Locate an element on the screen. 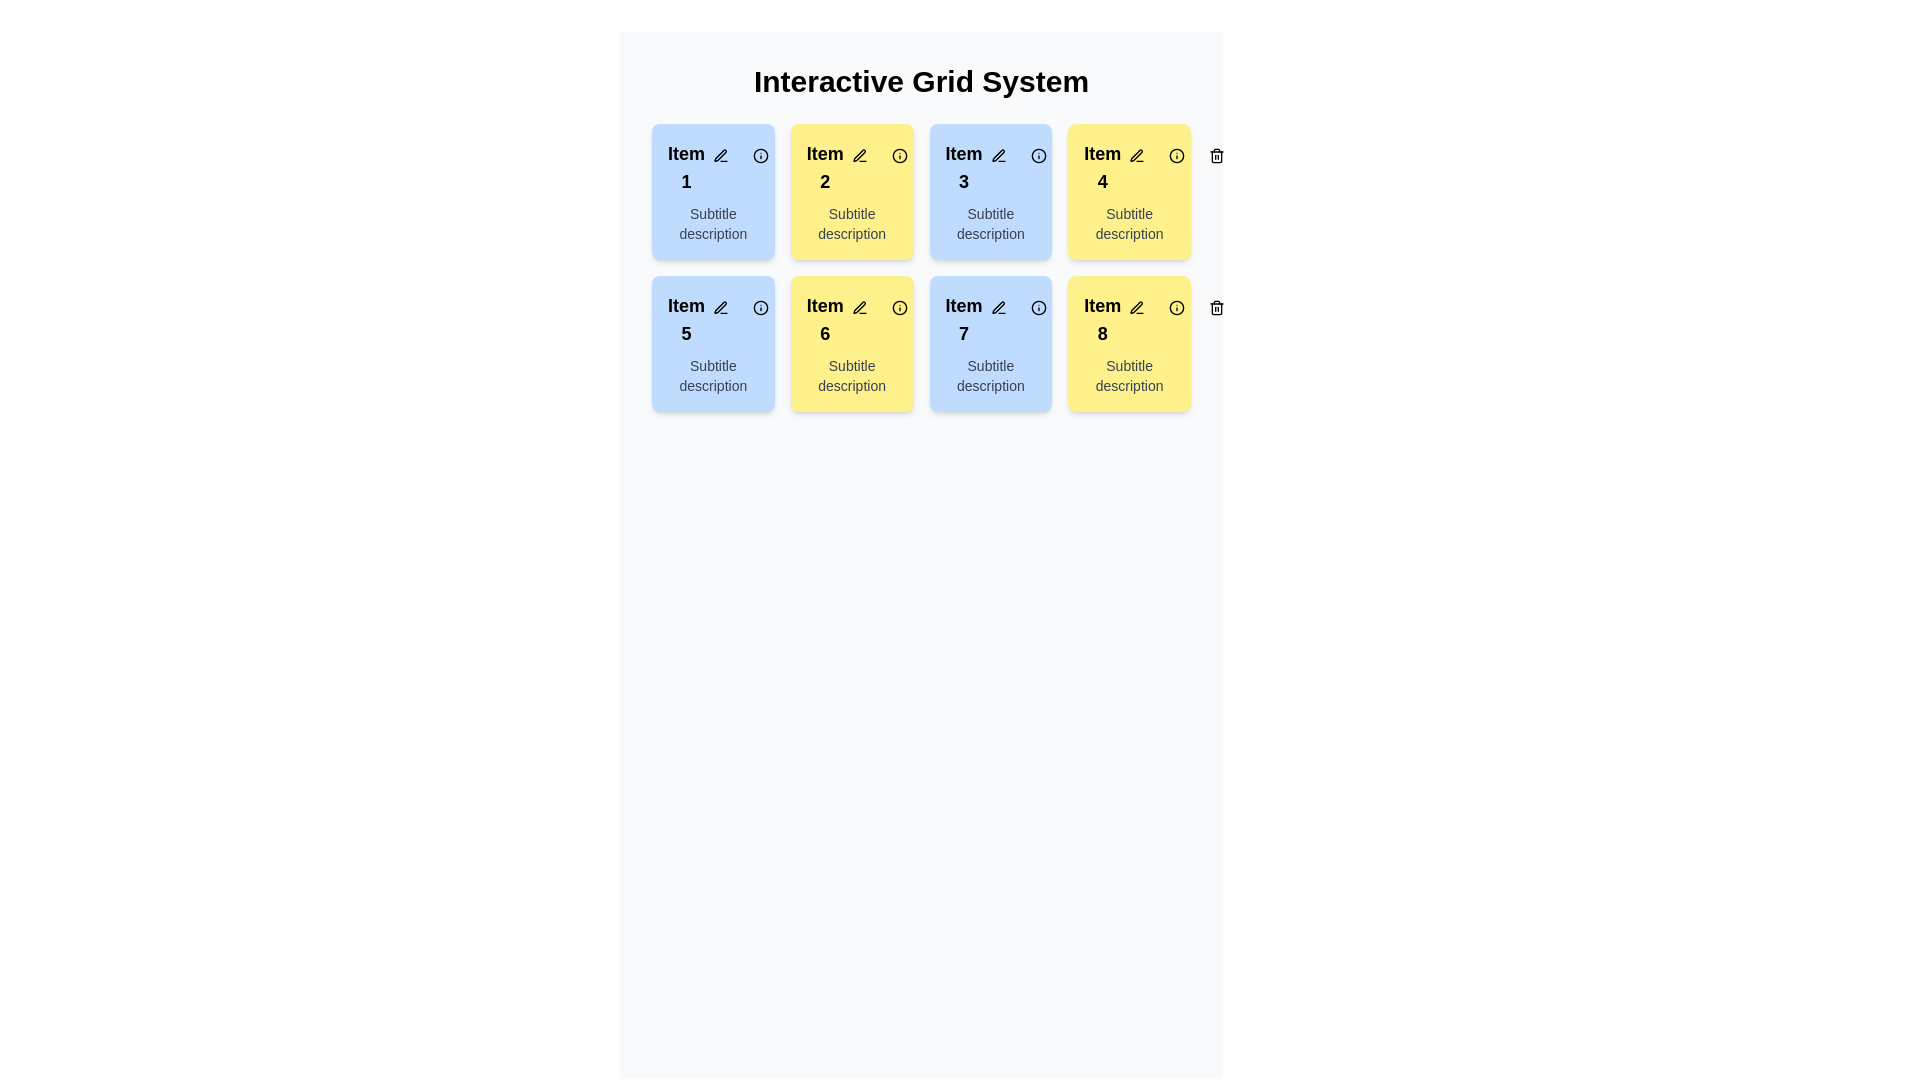  the circular icon with an information symbol located in the top-right corner of the fifth grid item is located at coordinates (760, 308).